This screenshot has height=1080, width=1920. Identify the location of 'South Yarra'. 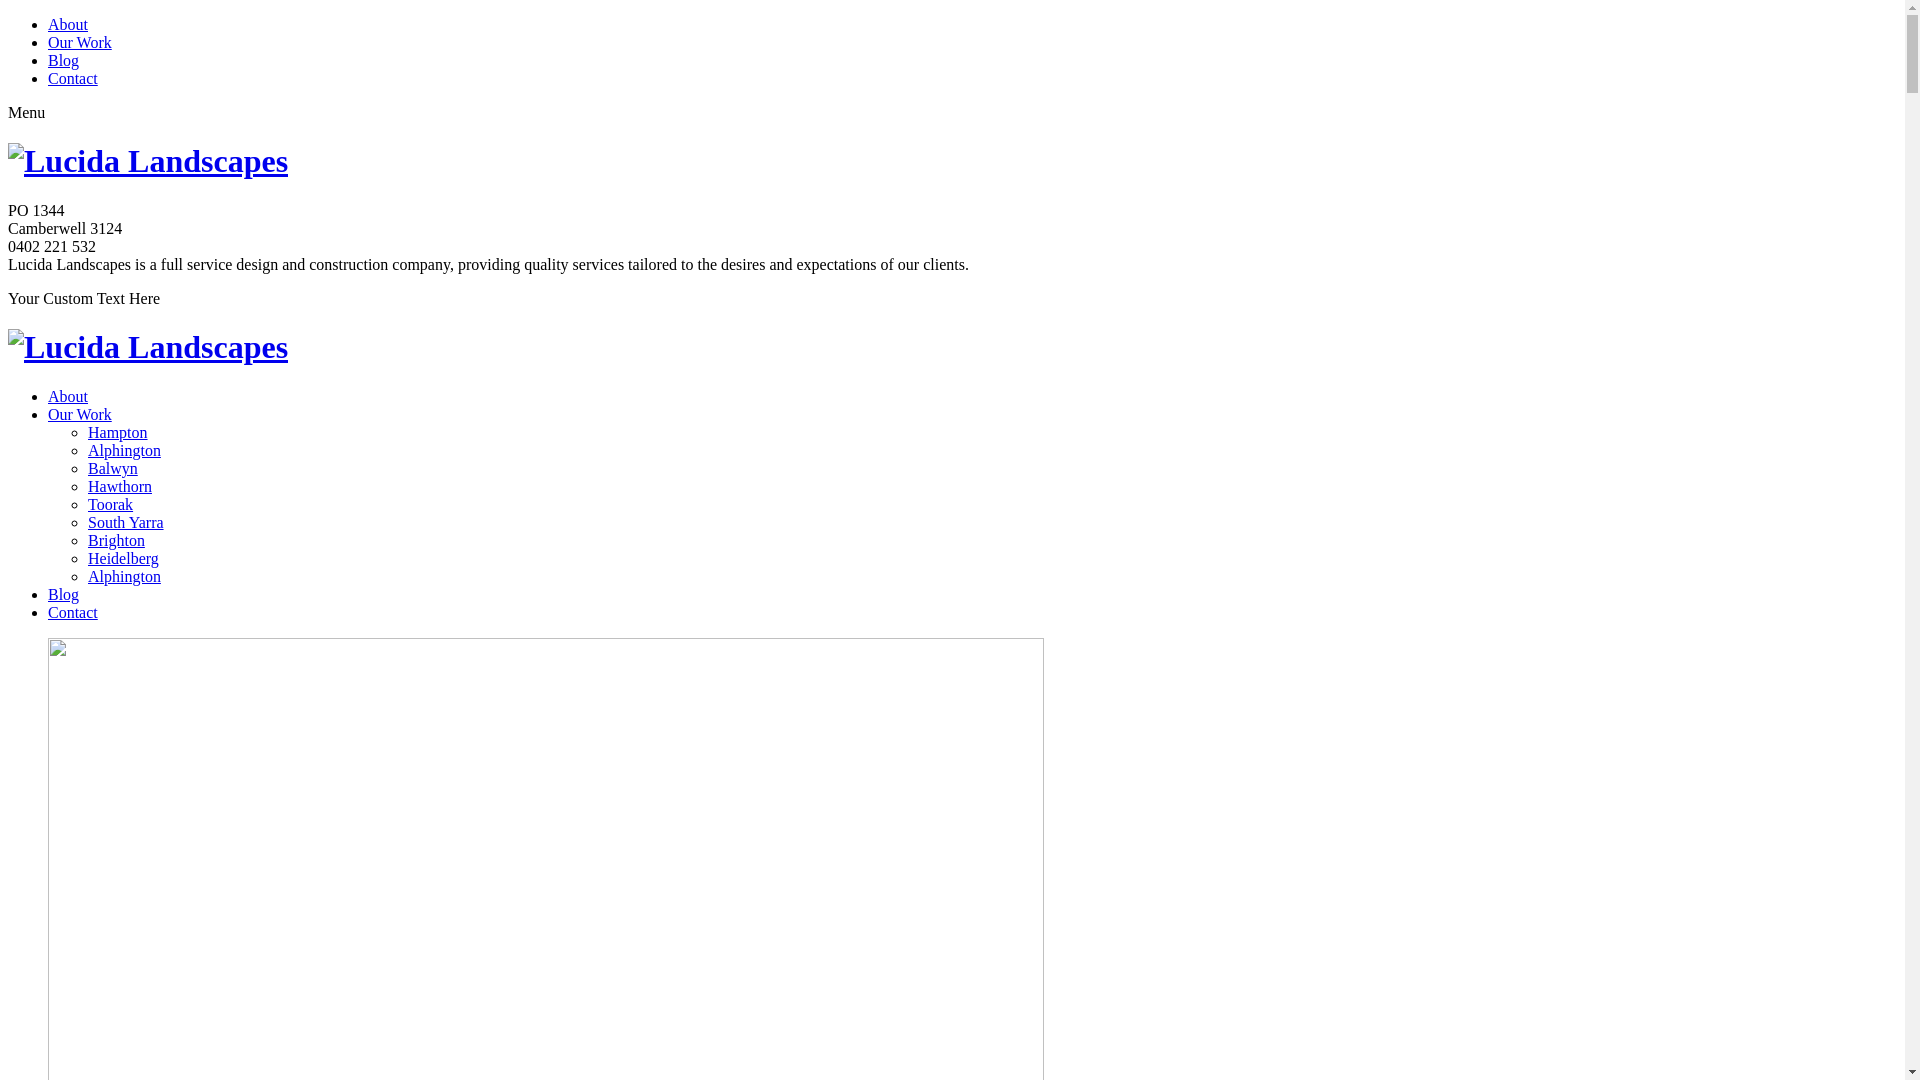
(124, 521).